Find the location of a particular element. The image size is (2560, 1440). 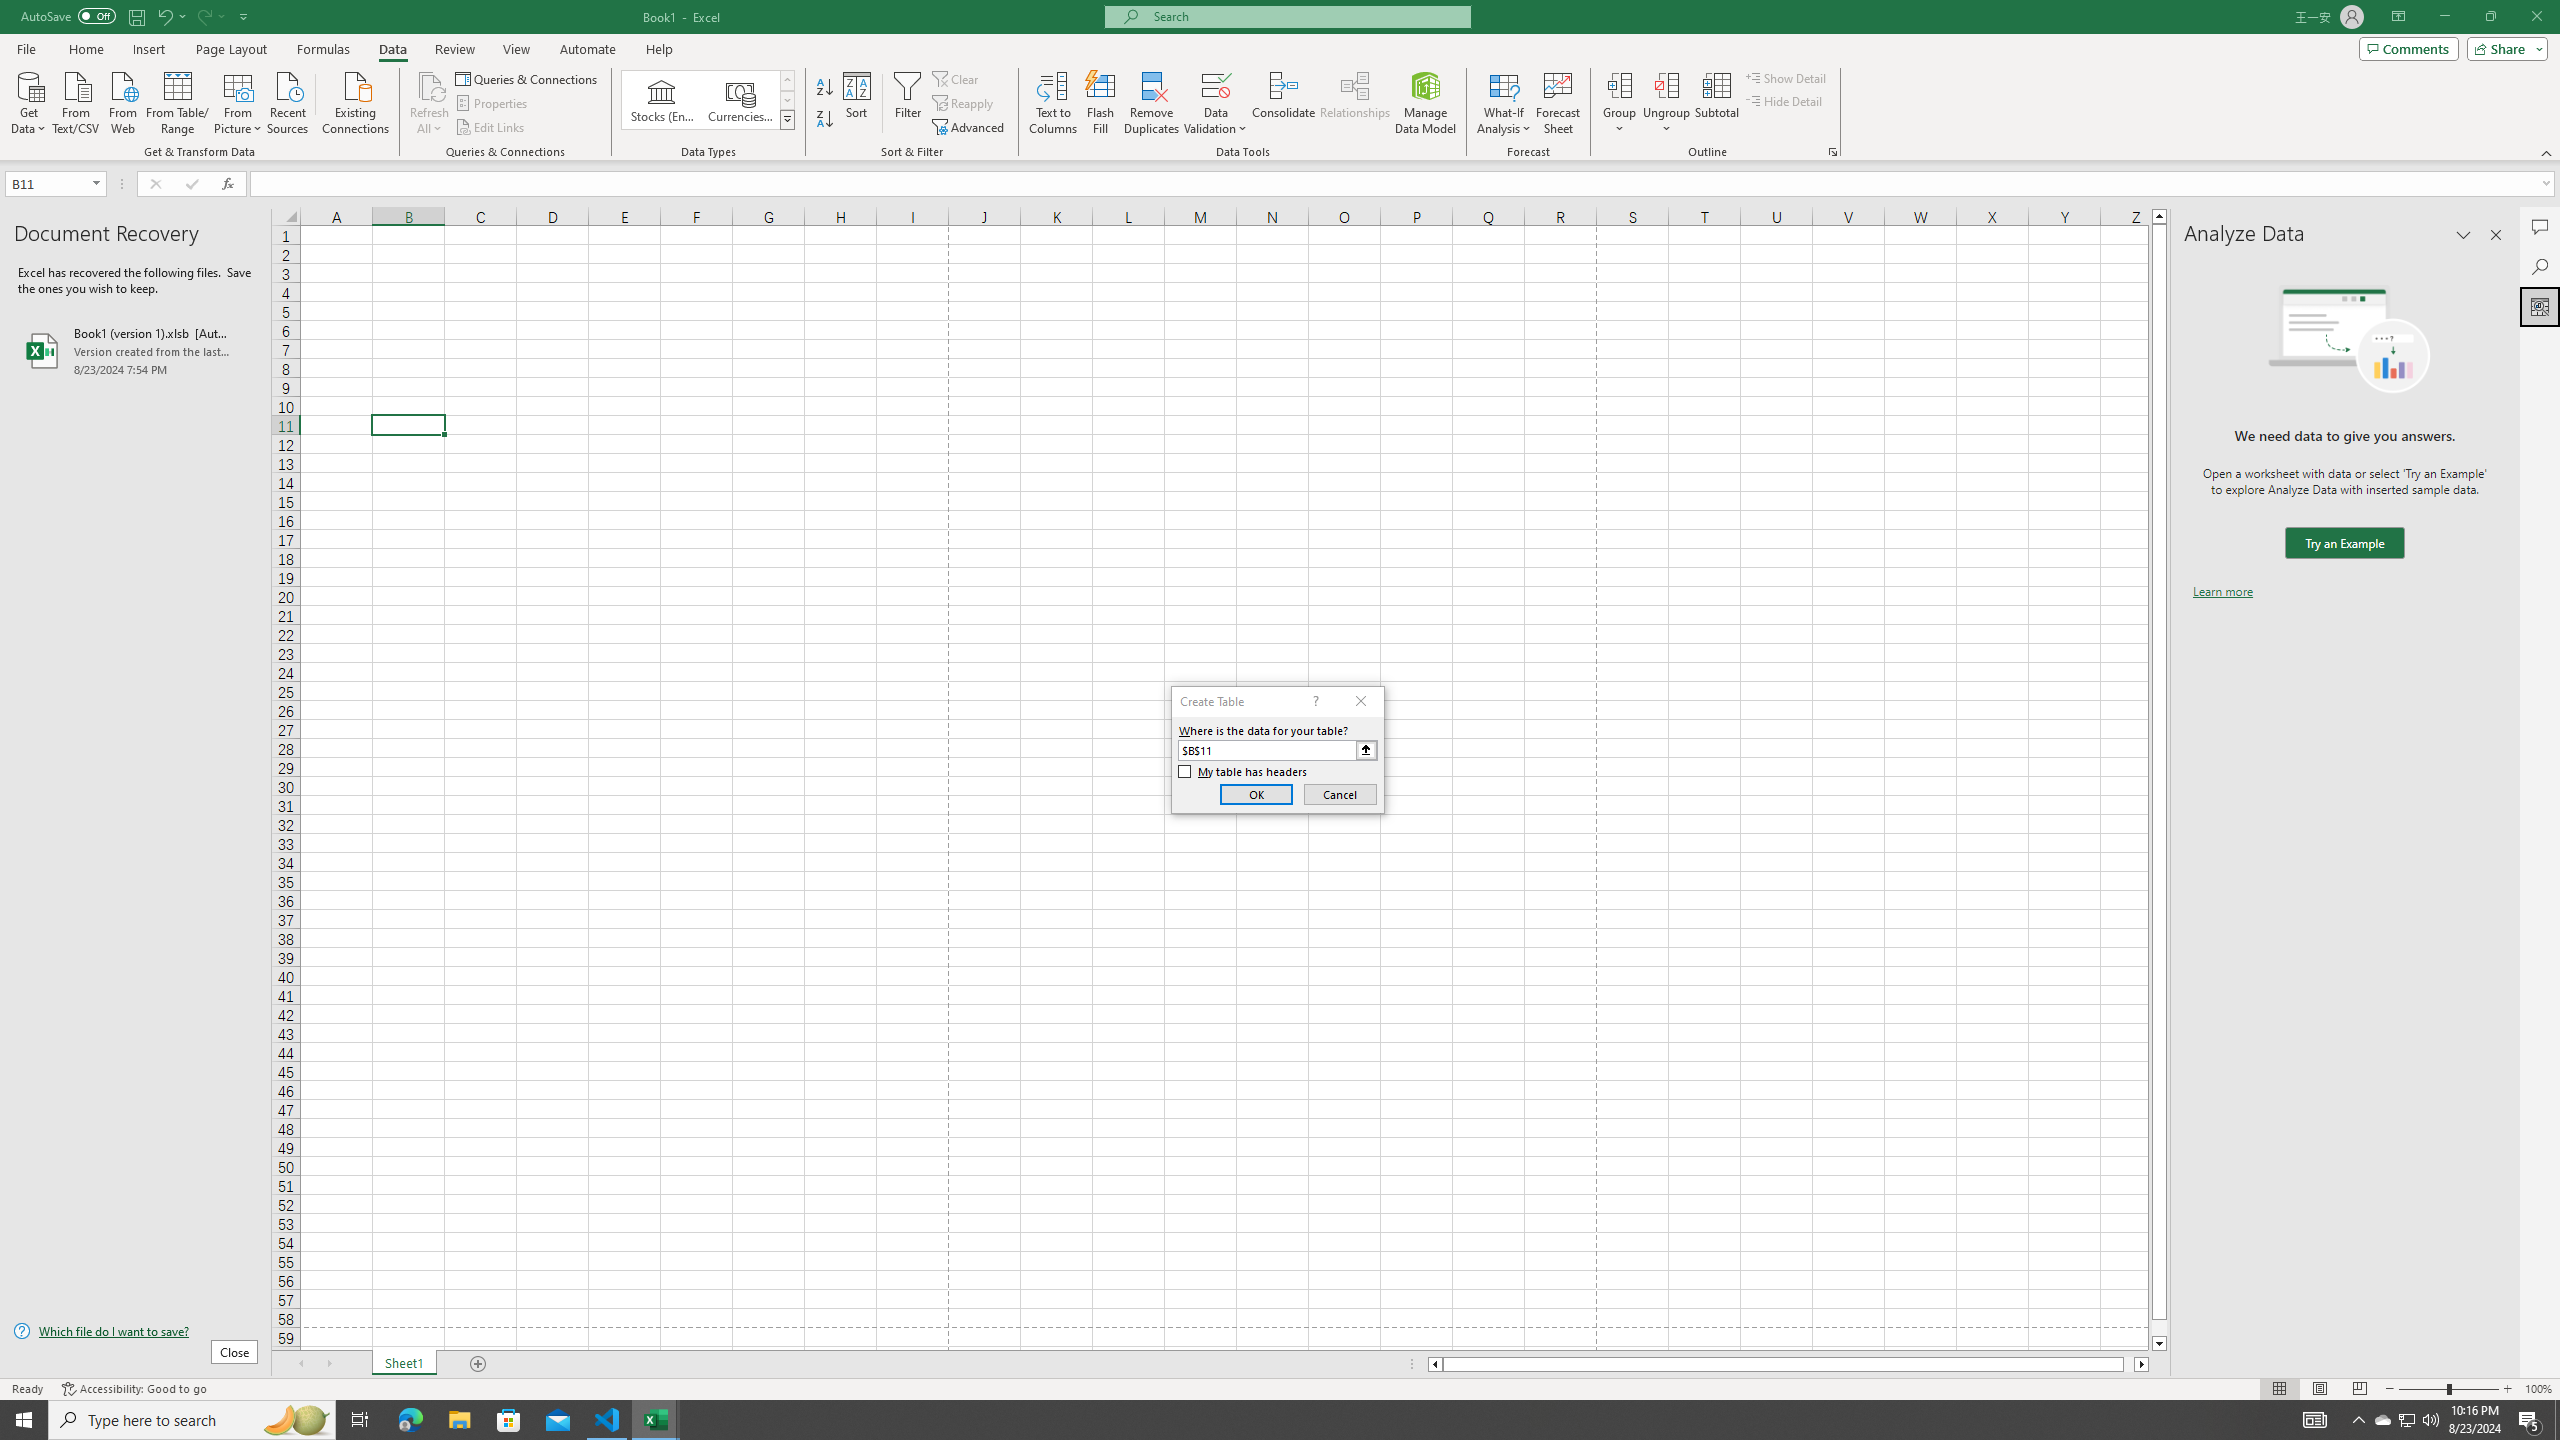

'View' is located at coordinates (514, 49).